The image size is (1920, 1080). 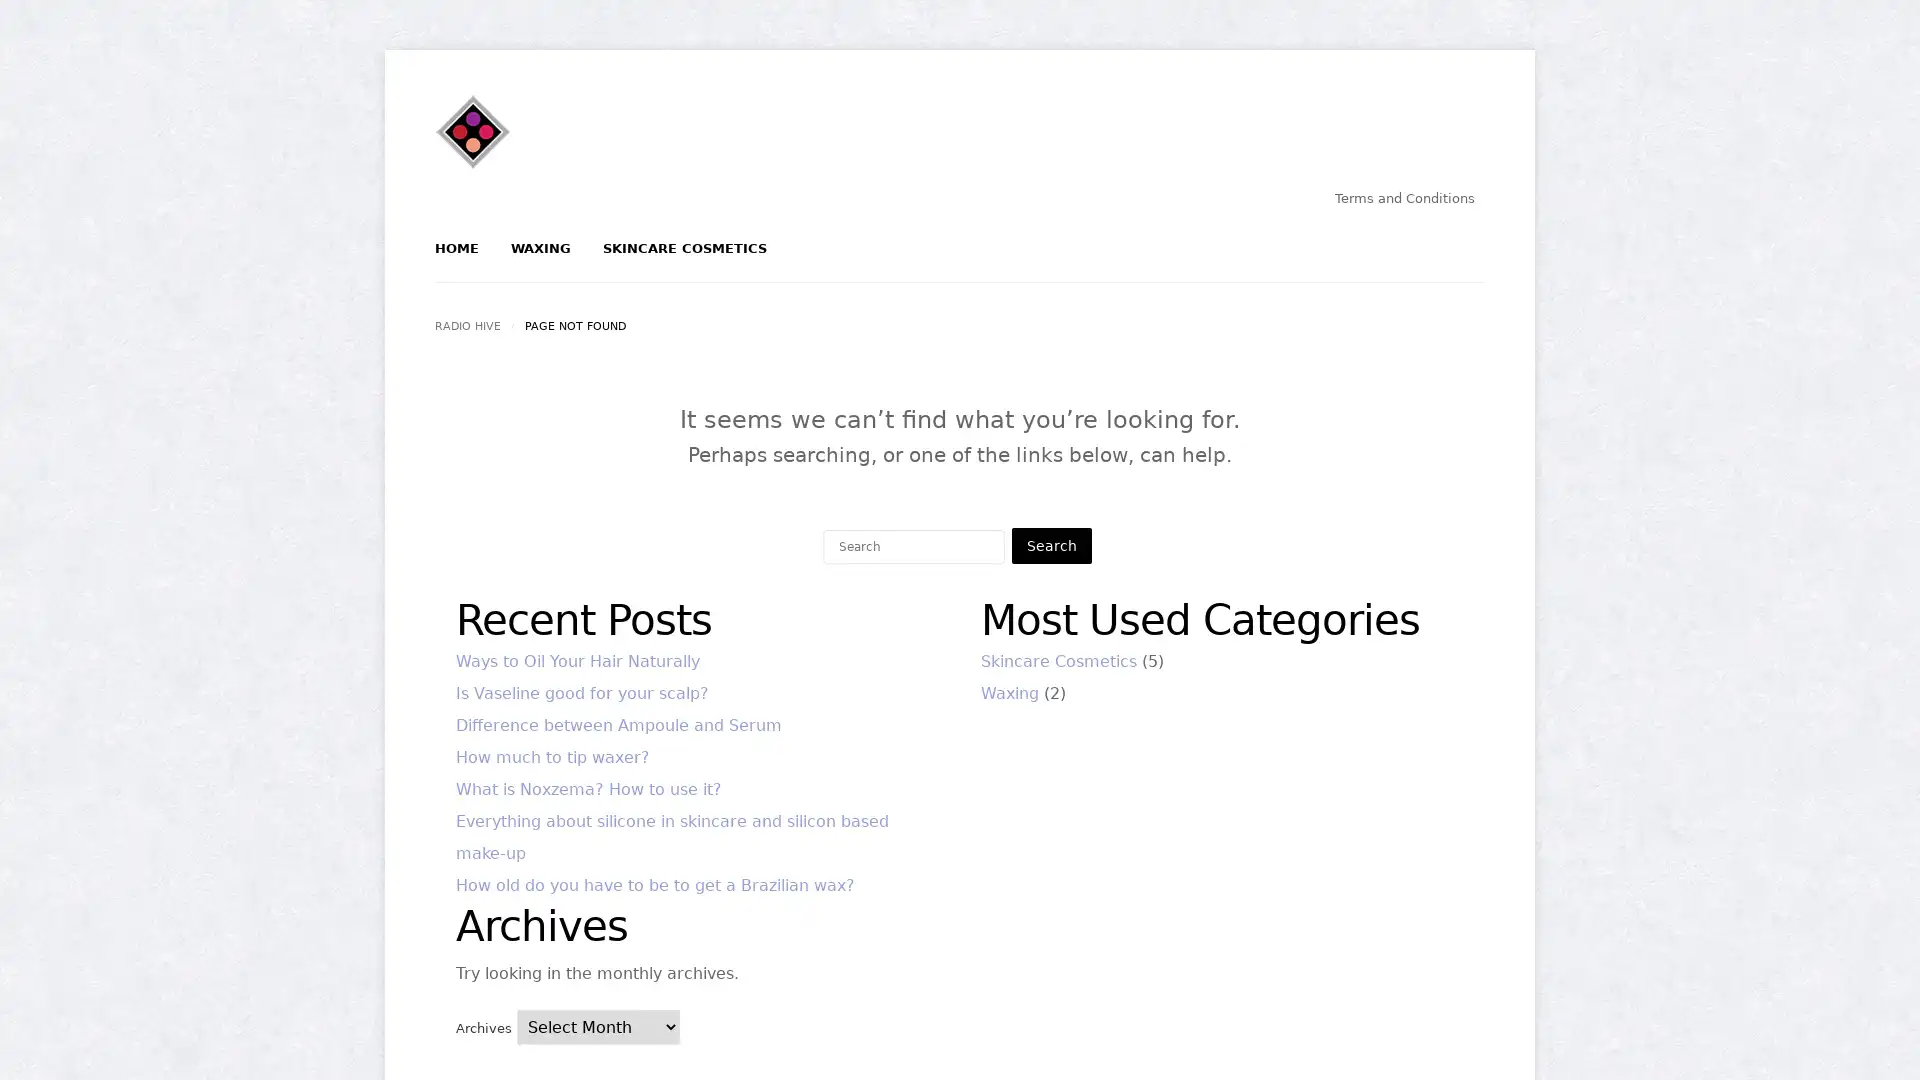 I want to click on Search, so click(x=1050, y=546).